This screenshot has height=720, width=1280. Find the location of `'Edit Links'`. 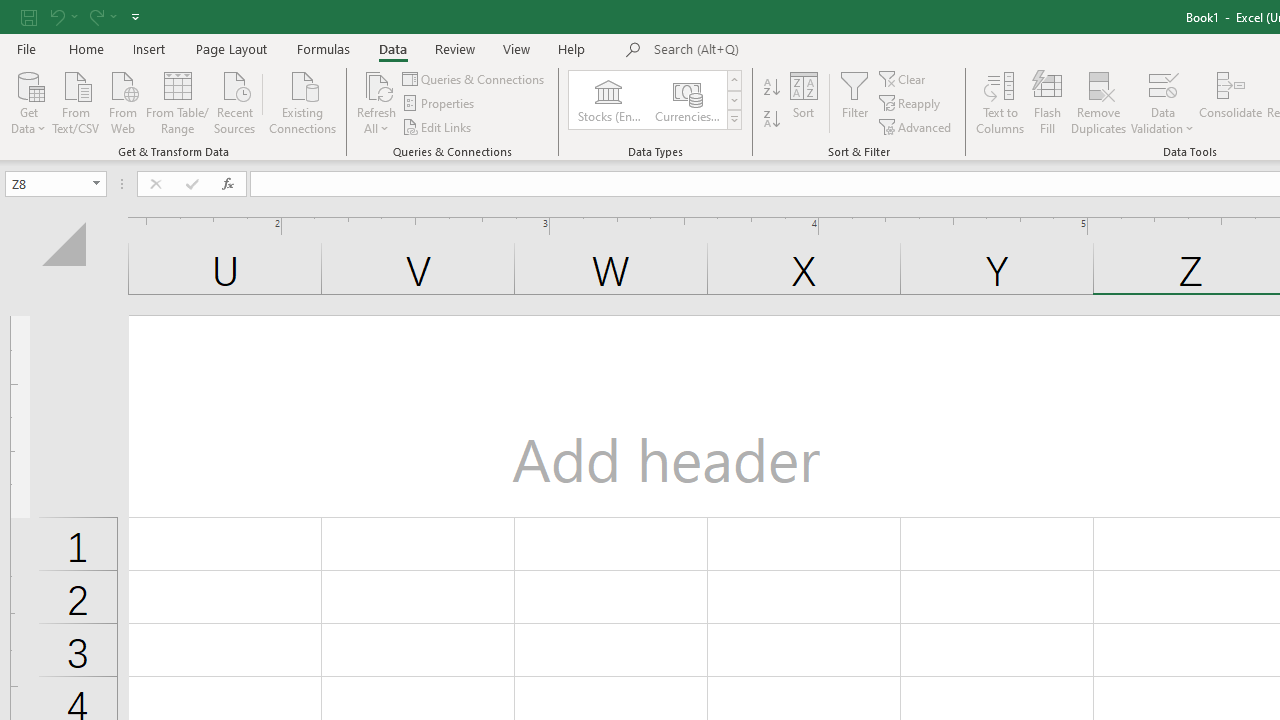

'Edit Links' is located at coordinates (437, 127).